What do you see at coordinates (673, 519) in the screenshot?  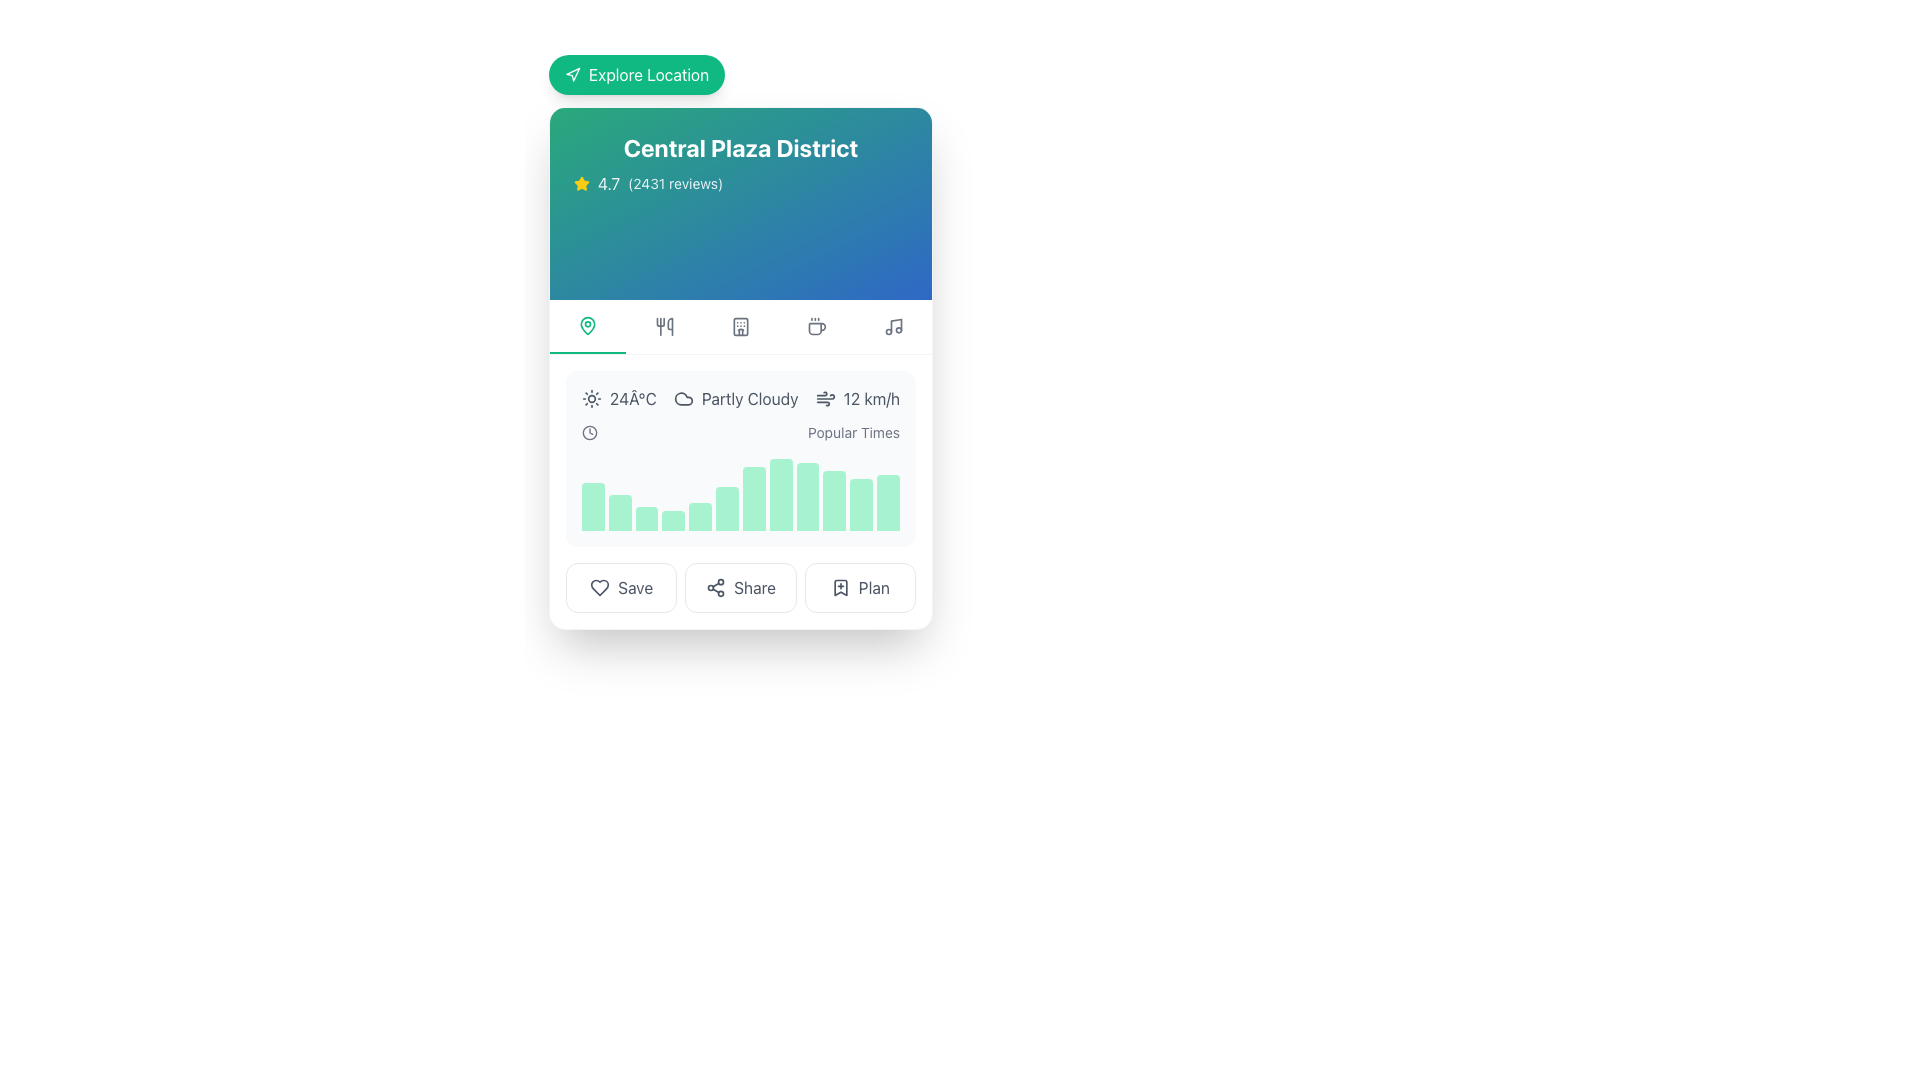 I see `the fourth data visualization bar in the horizontal bar chart, which visually represents a specific value in comparative metrics` at bounding box center [673, 519].